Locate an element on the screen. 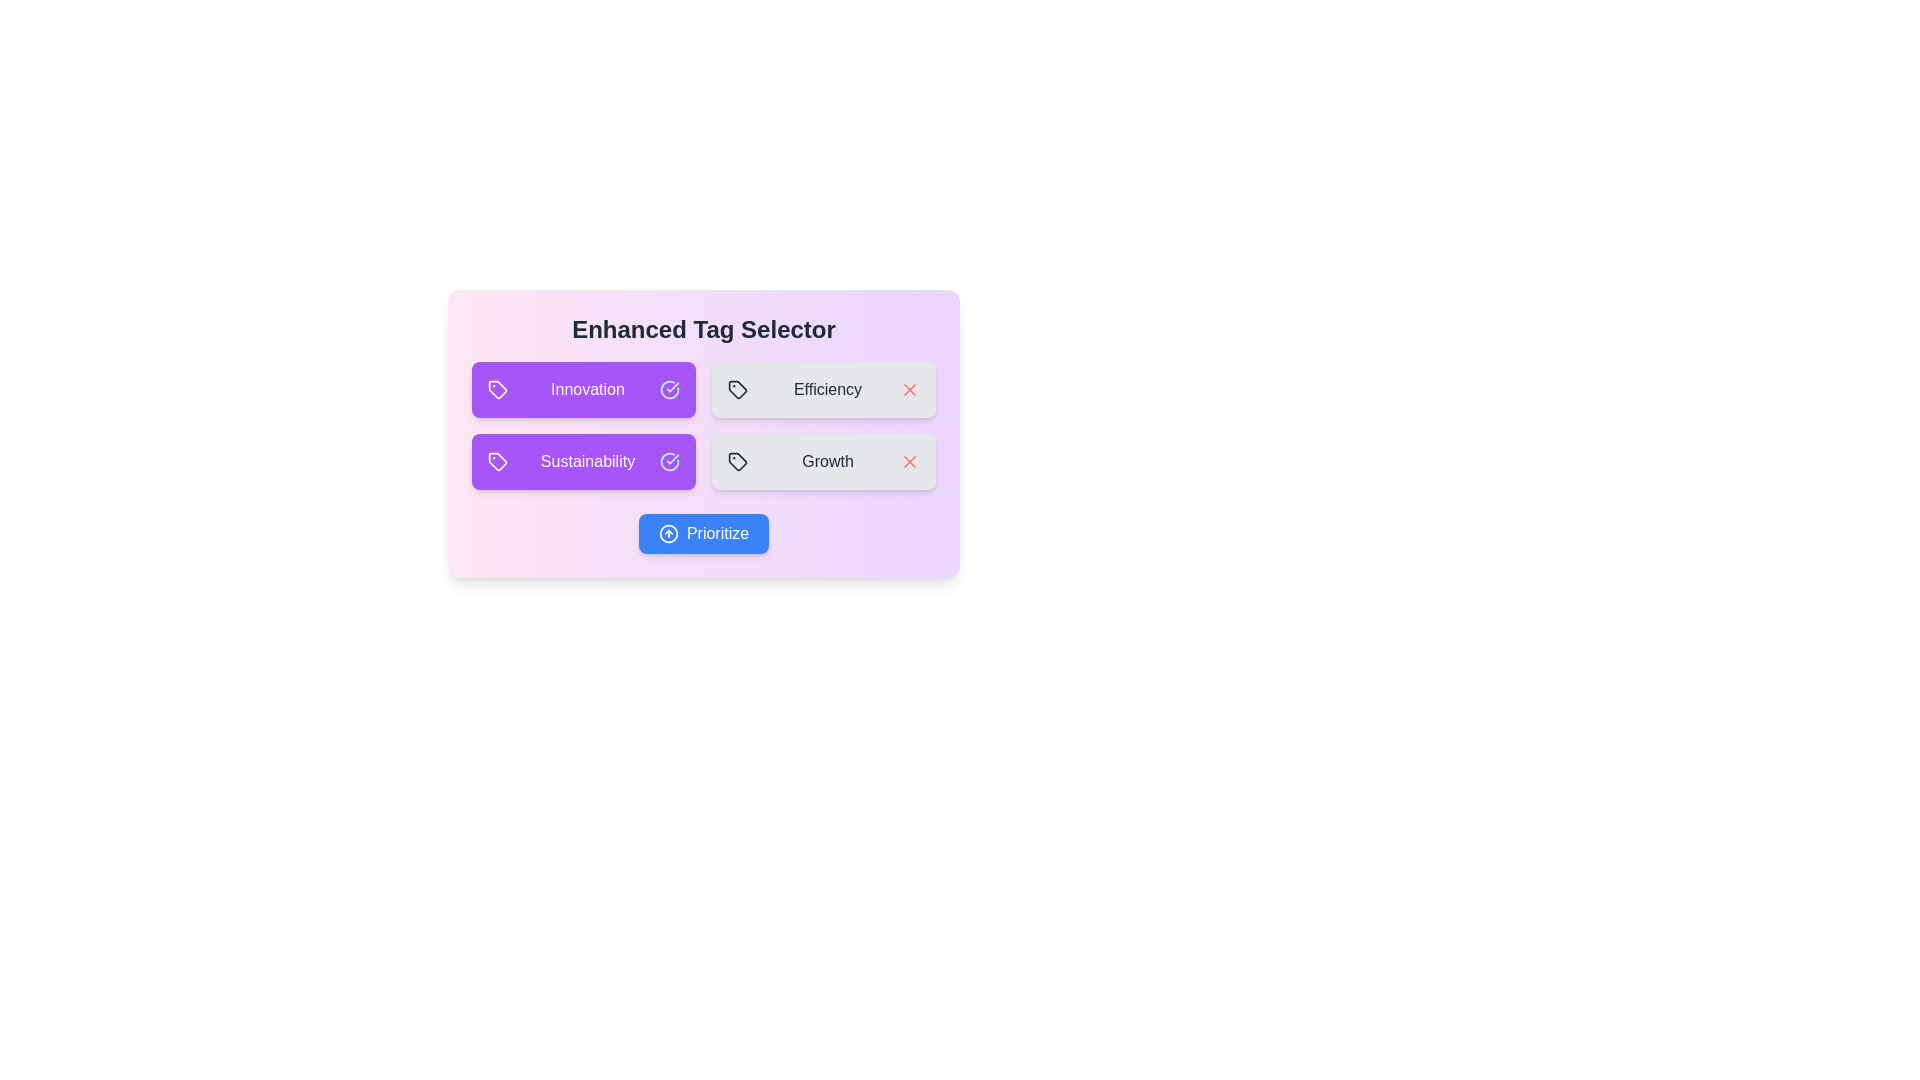 Image resolution: width=1920 pixels, height=1080 pixels. the Growth to observe its hover effect is located at coordinates (824, 462).